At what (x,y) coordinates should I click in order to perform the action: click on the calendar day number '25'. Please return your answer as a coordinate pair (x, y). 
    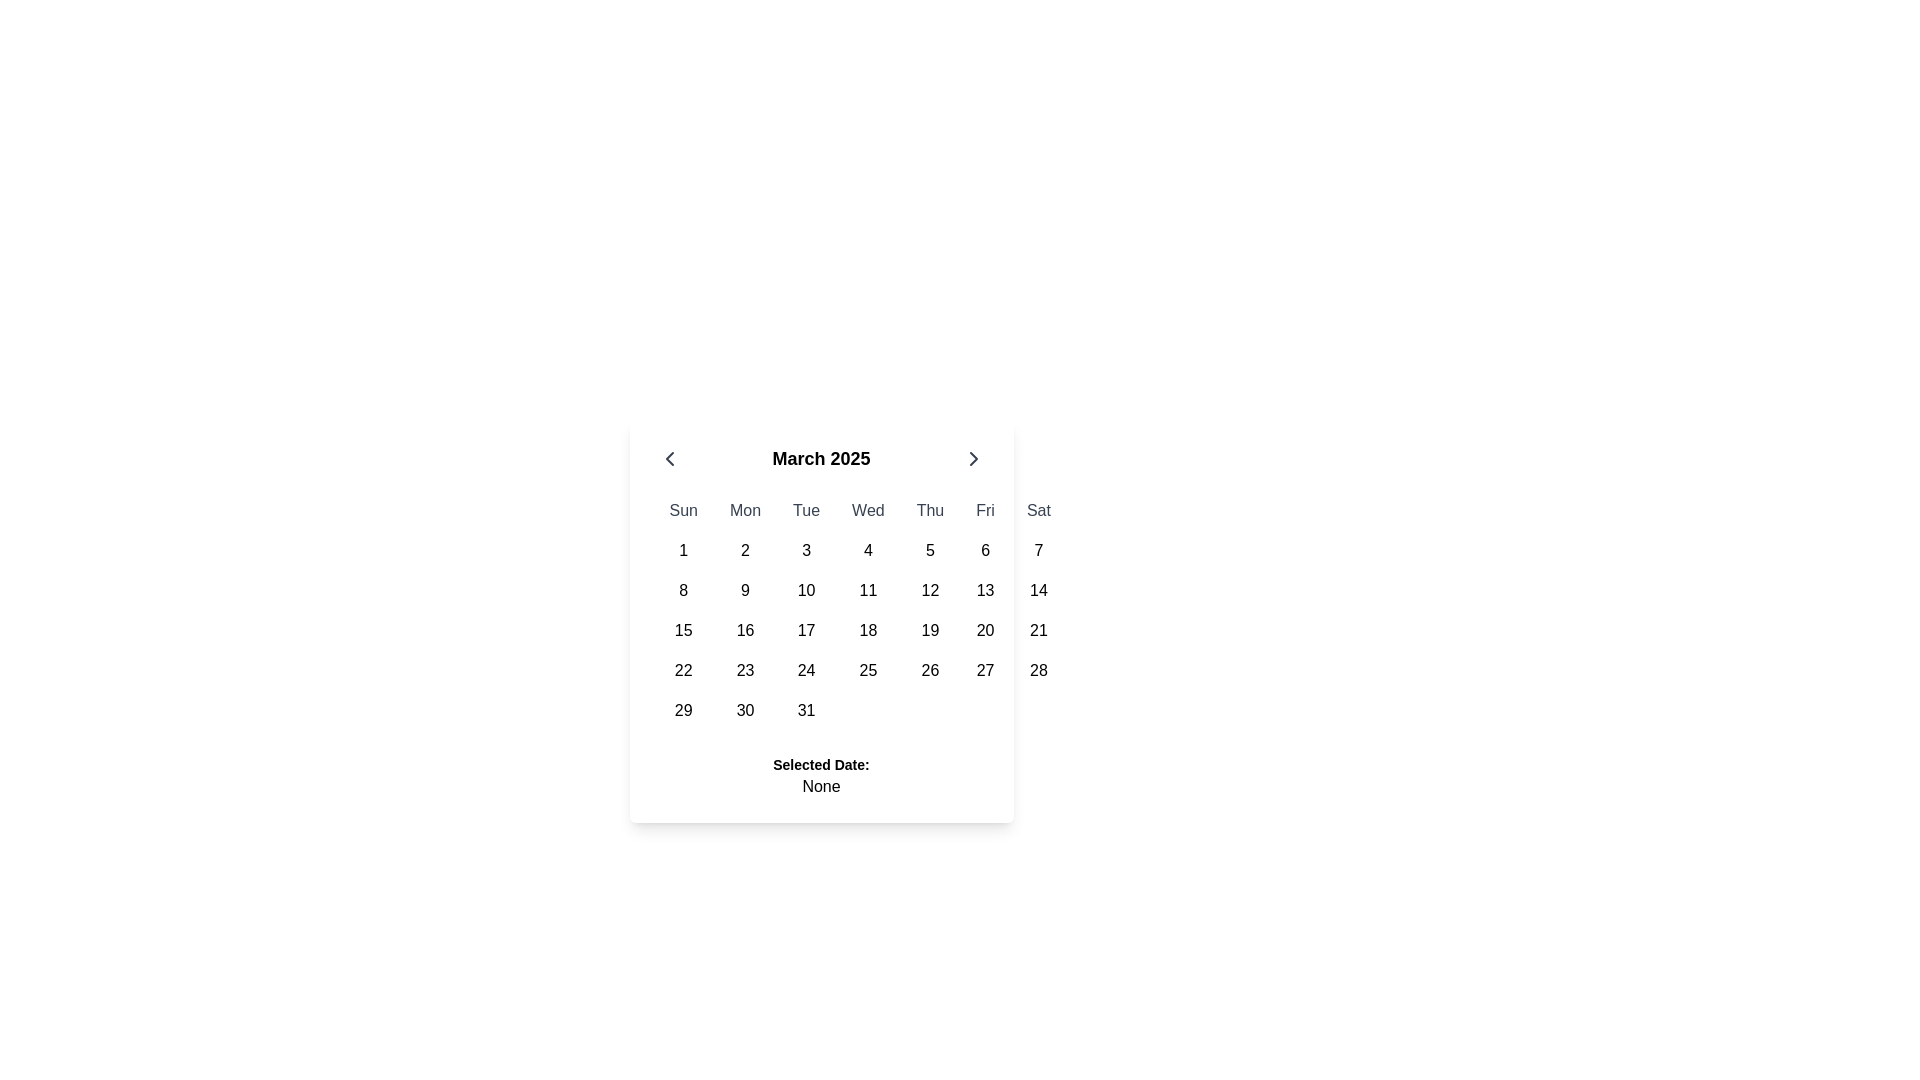
    Looking at the image, I should click on (860, 671).